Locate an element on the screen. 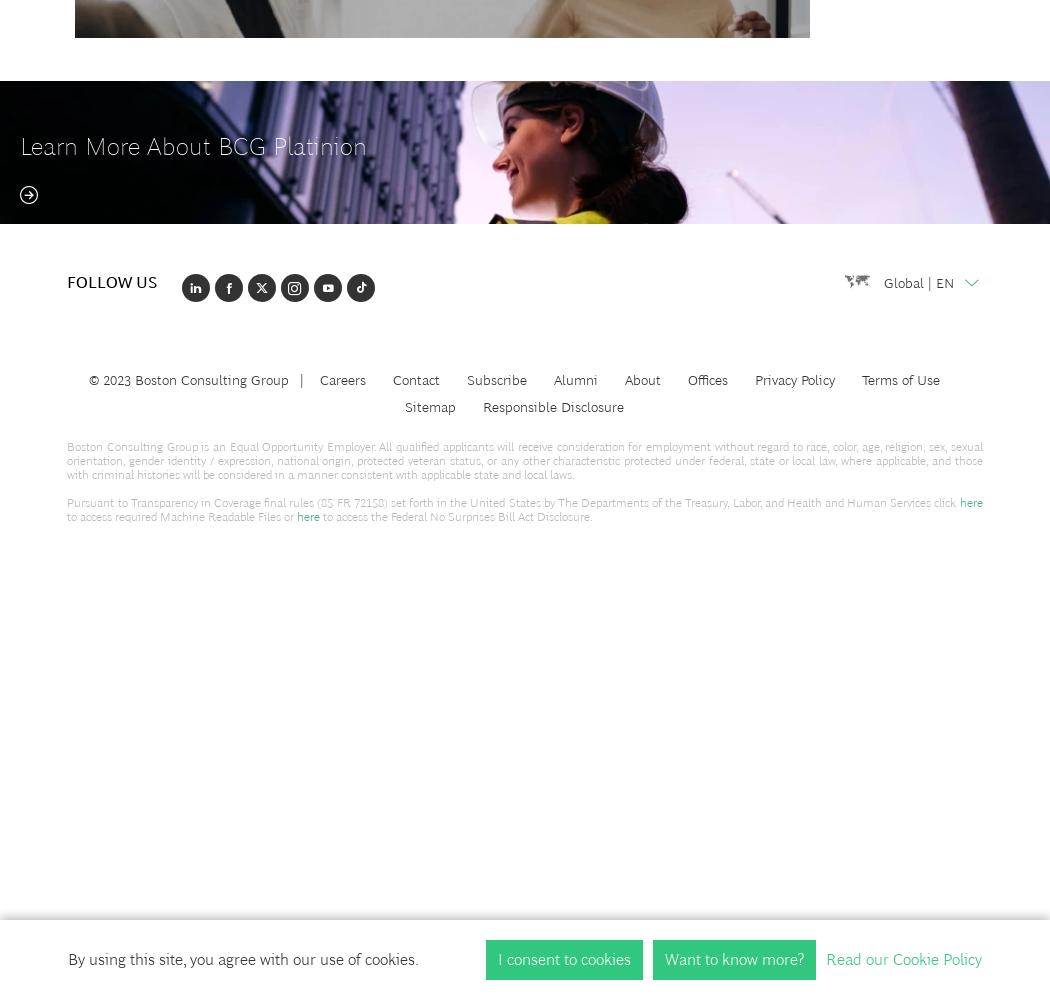 The width and height of the screenshot is (1050, 1000). '© 2023 Boston Consulting Group' is located at coordinates (187, 379).